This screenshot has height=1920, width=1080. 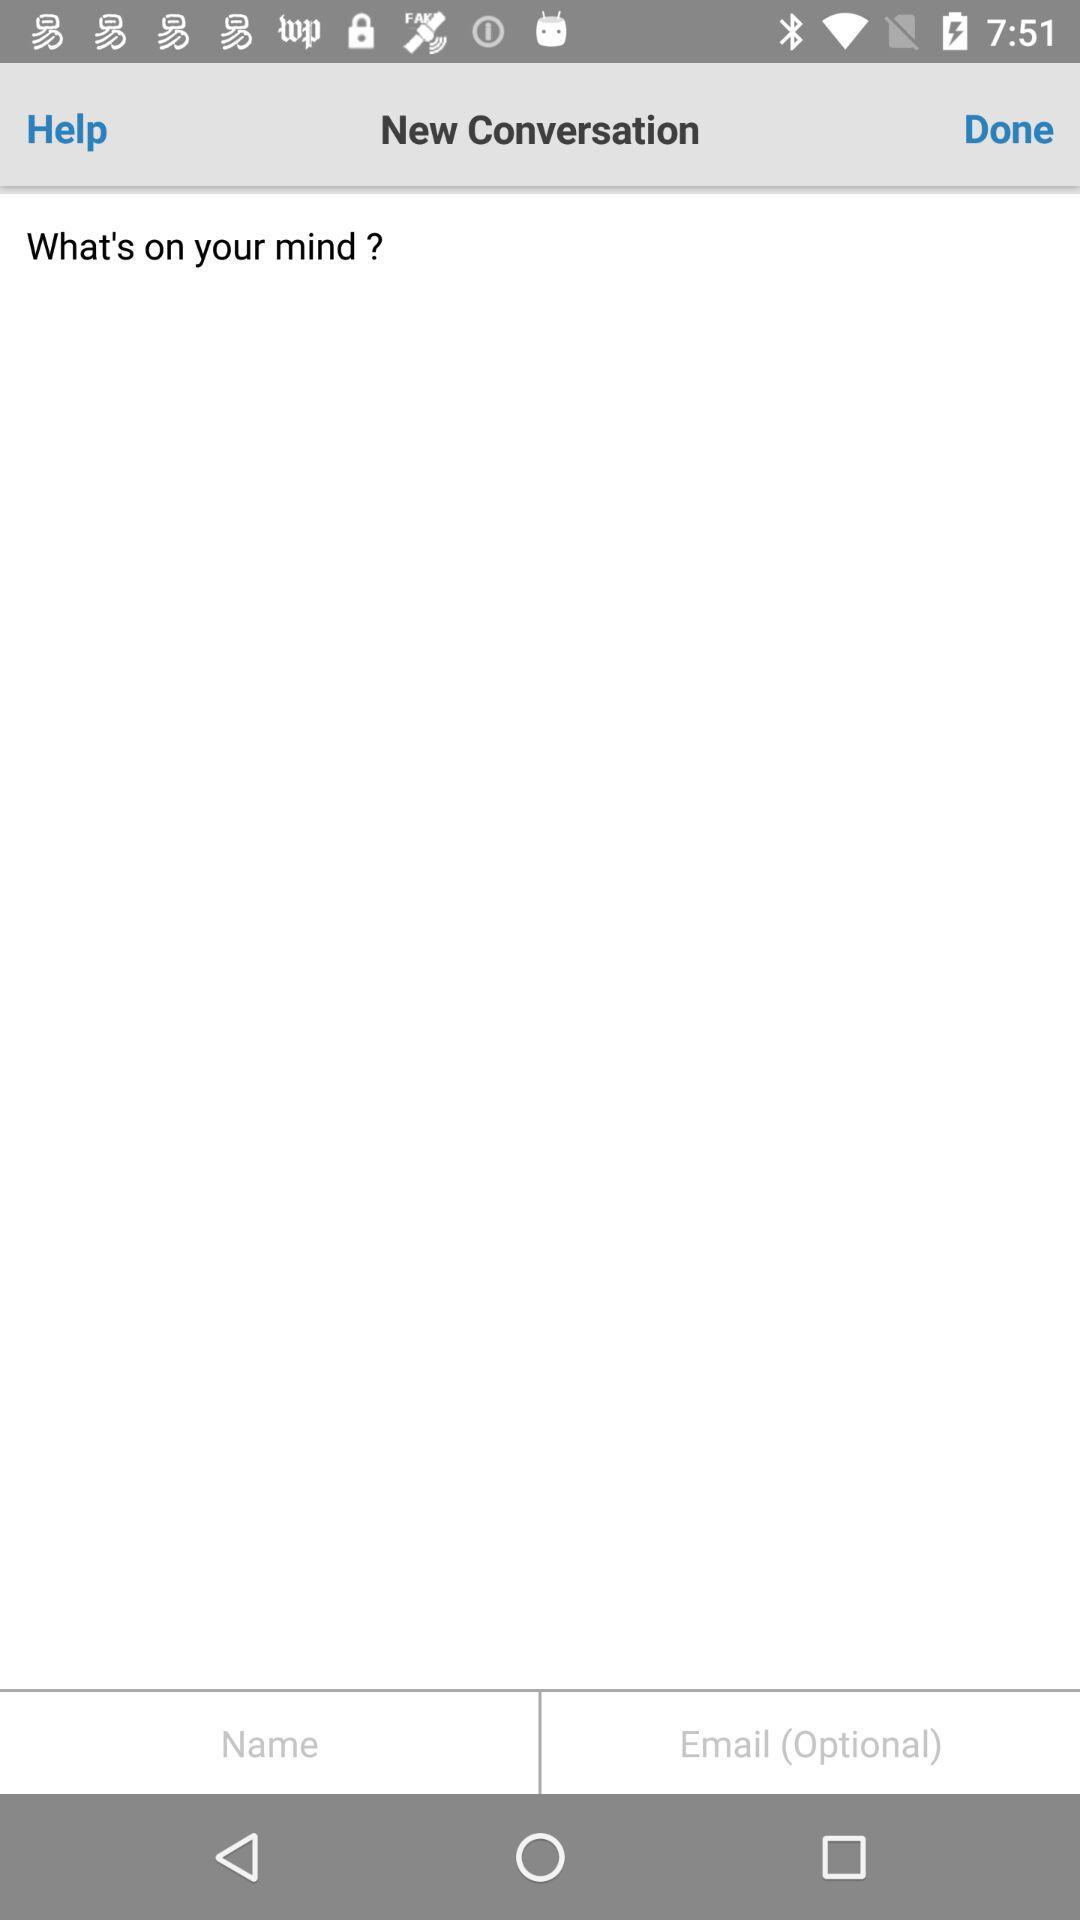 I want to click on icon to the left of new conversation, so click(x=110, y=127).